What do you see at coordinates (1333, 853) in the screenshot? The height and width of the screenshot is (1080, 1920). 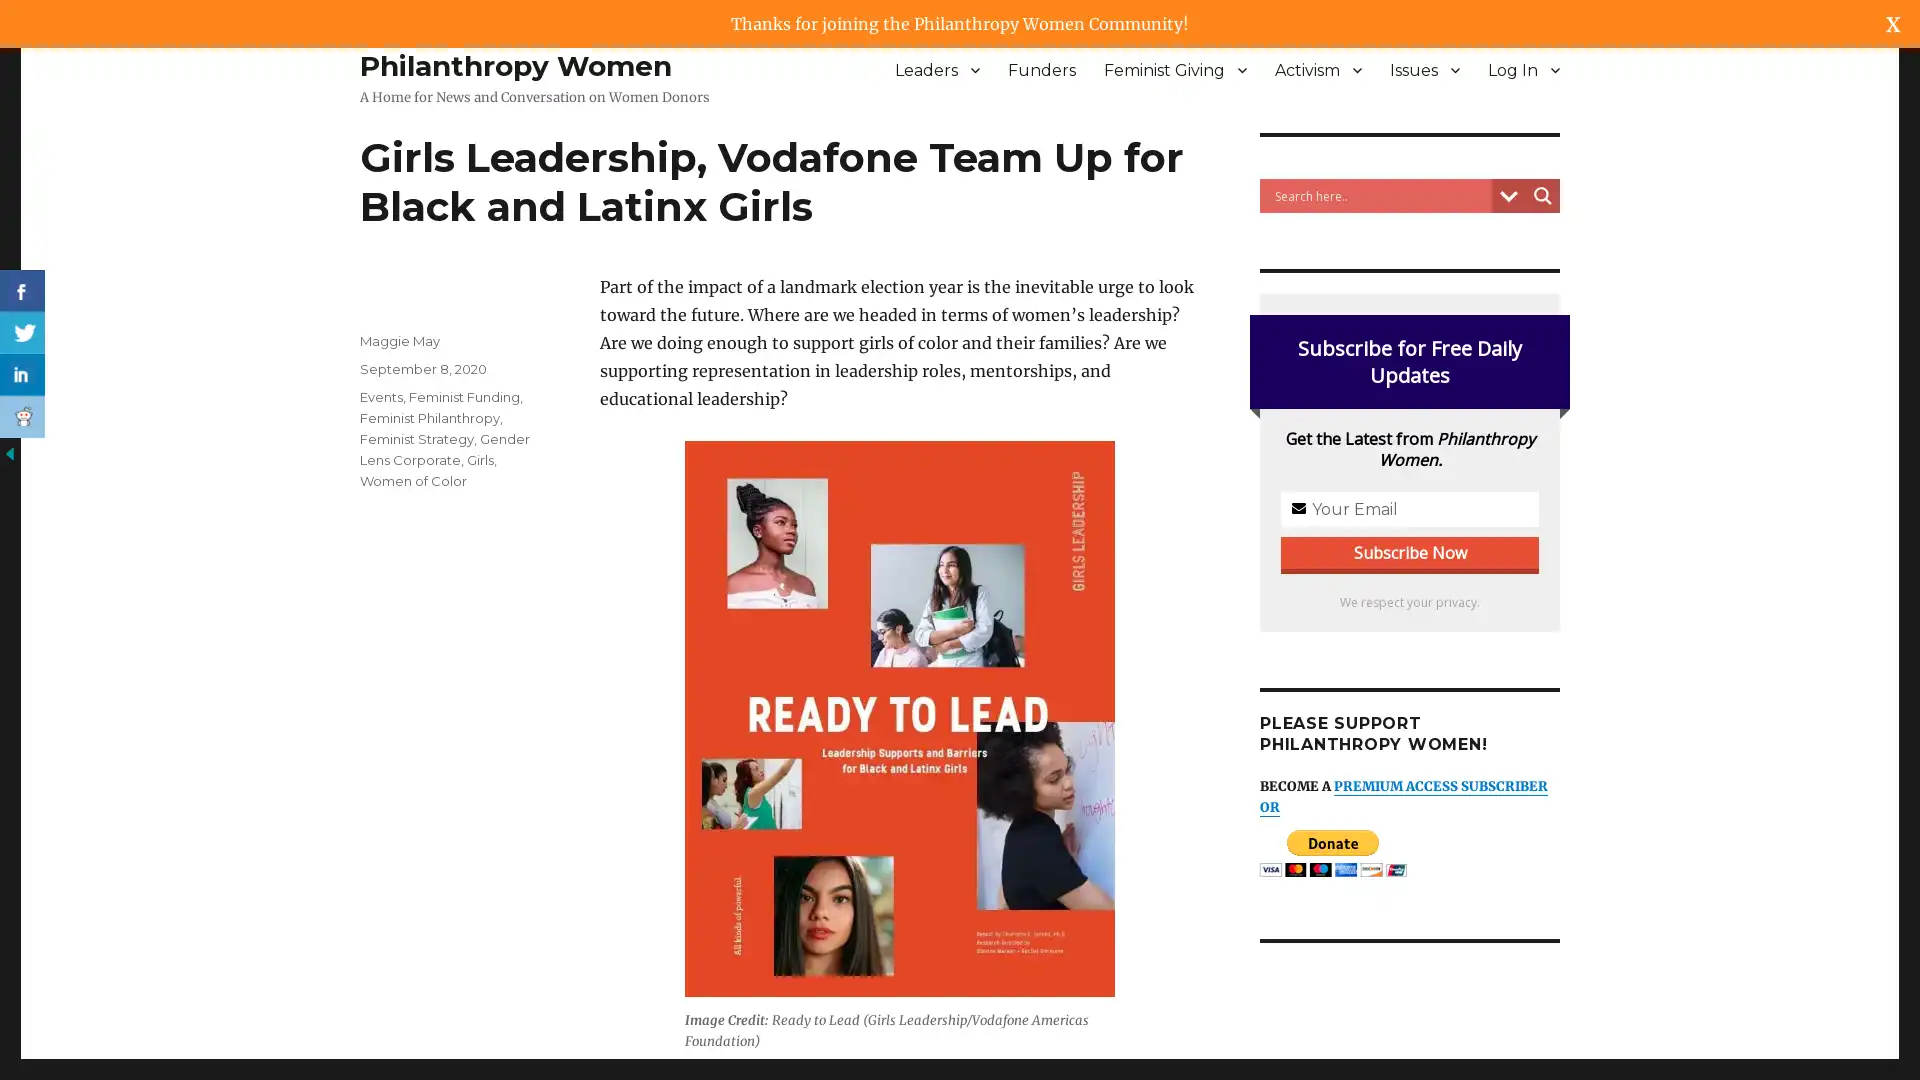 I see `PayPal - The safer, easier way to pay online!` at bounding box center [1333, 853].